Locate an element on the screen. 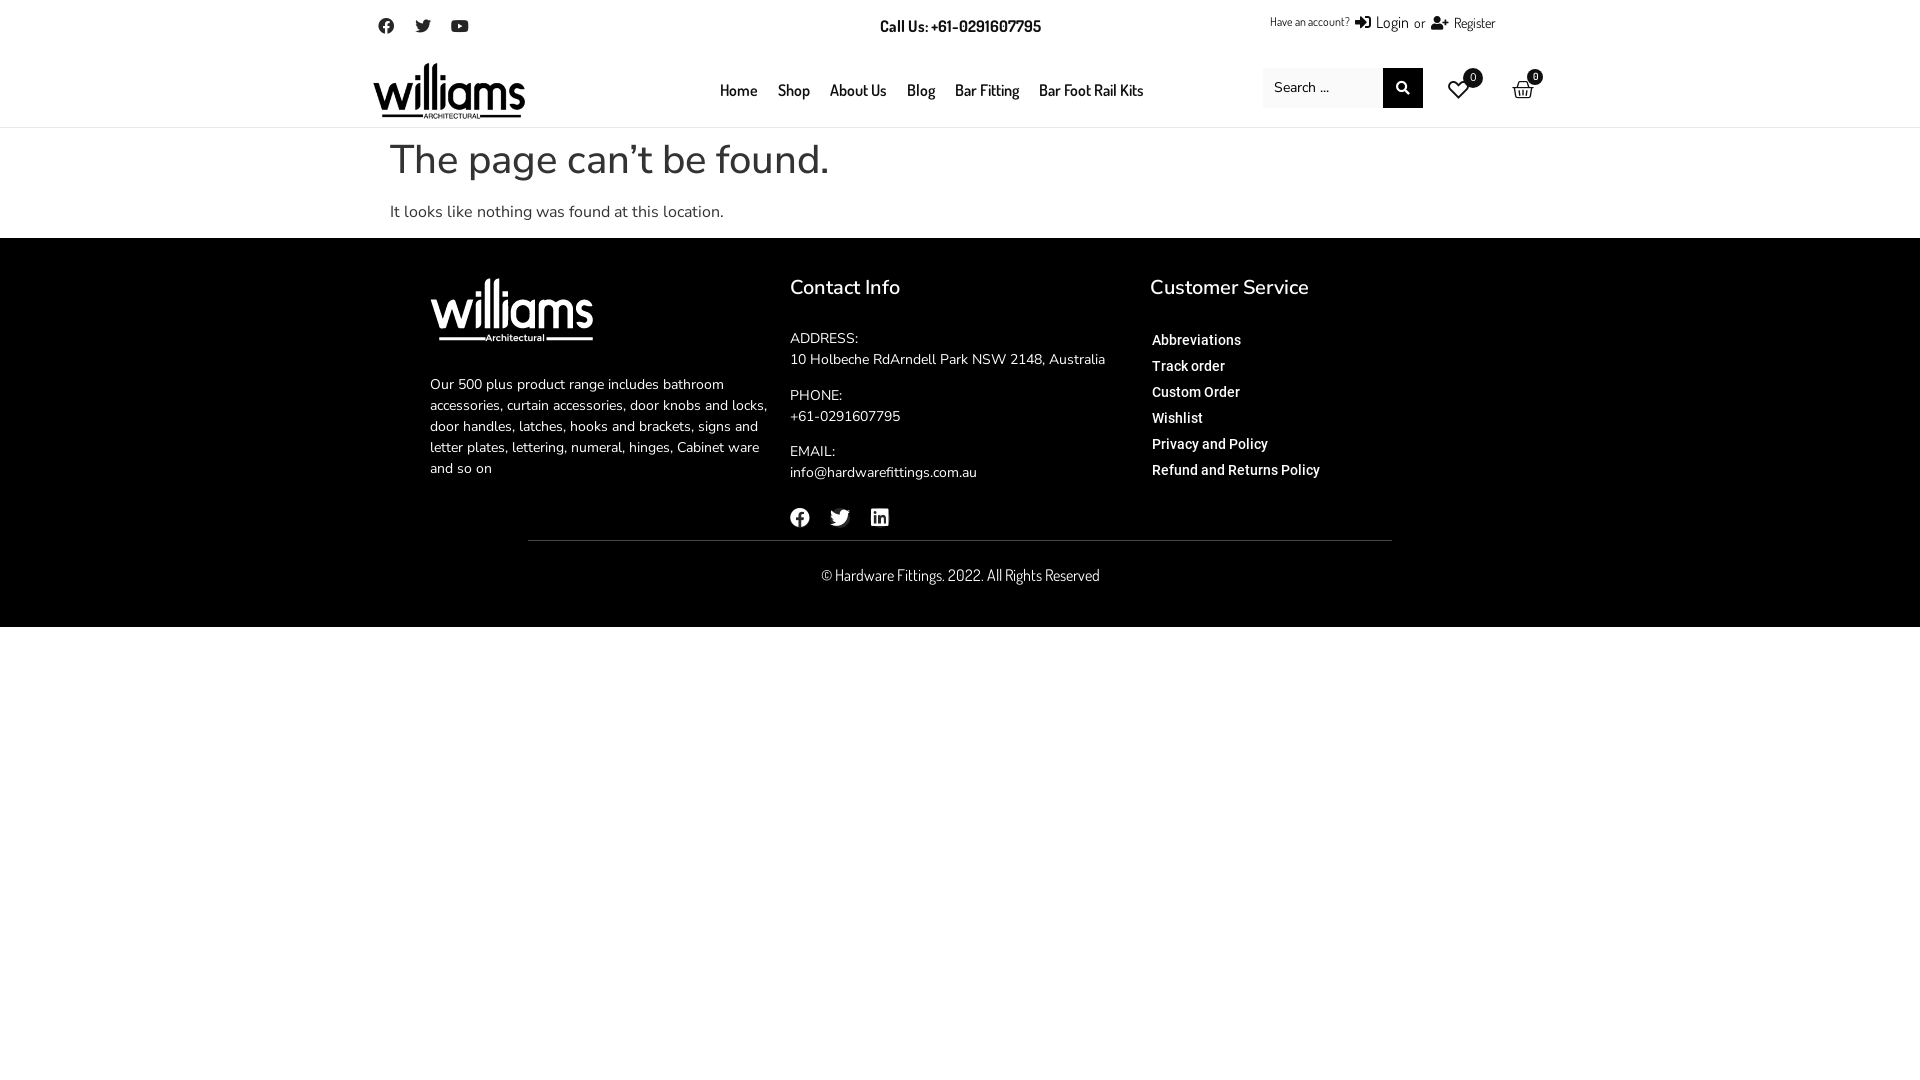  'Privacy and Policy' is located at coordinates (1274, 443).